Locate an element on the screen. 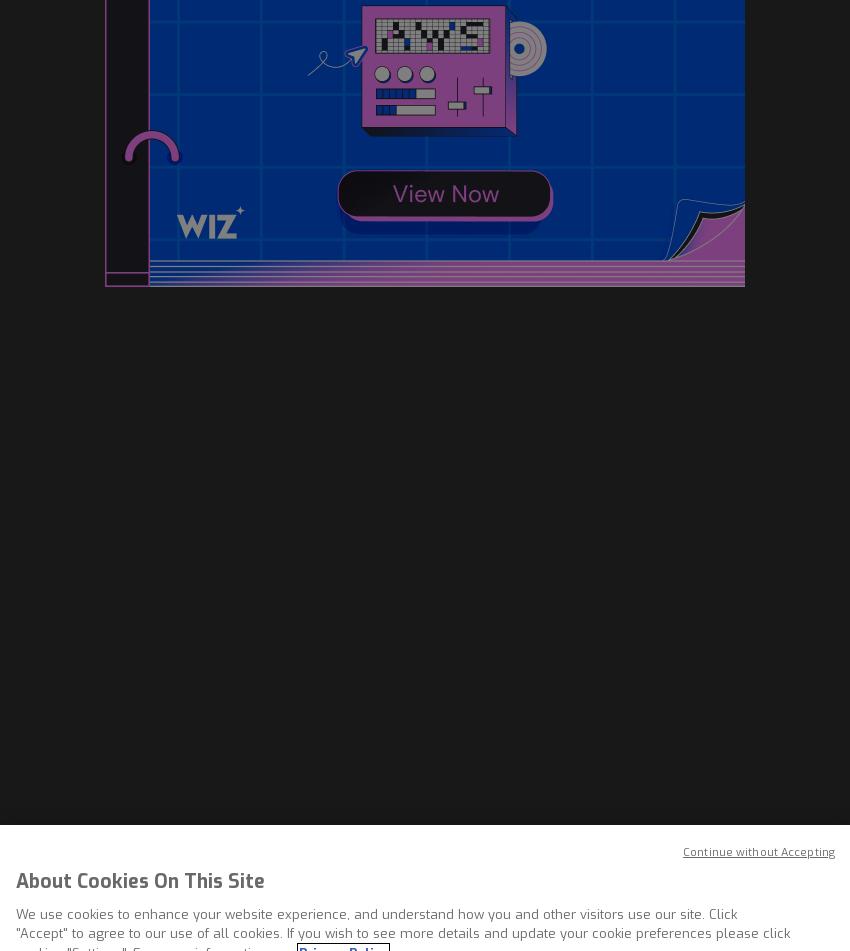 This screenshot has height=951, width=850. 'Dark Reading's' is located at coordinates (401, 673).